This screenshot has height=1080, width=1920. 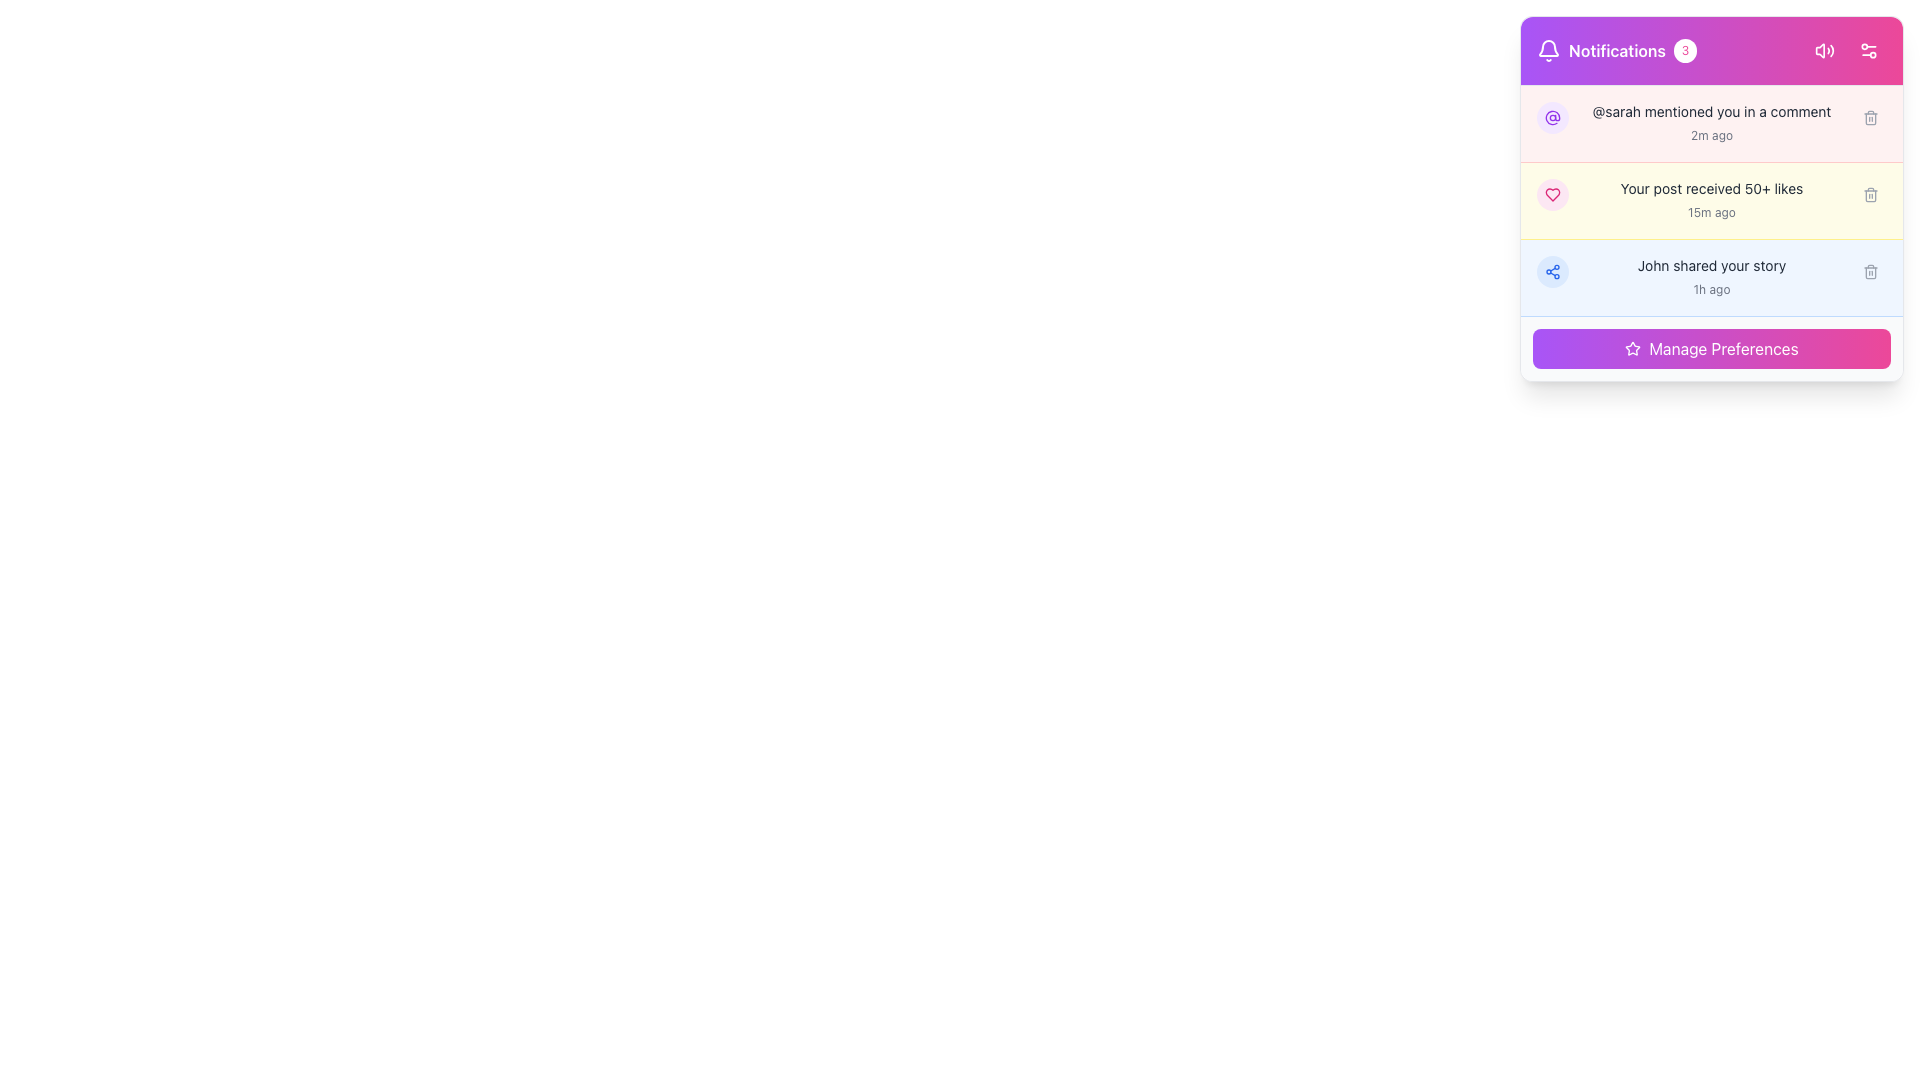 I want to click on the notification icon, which is a bell shape with a white outline and purple background, located to the far left of the 'Notifications' header, so click(x=1548, y=49).